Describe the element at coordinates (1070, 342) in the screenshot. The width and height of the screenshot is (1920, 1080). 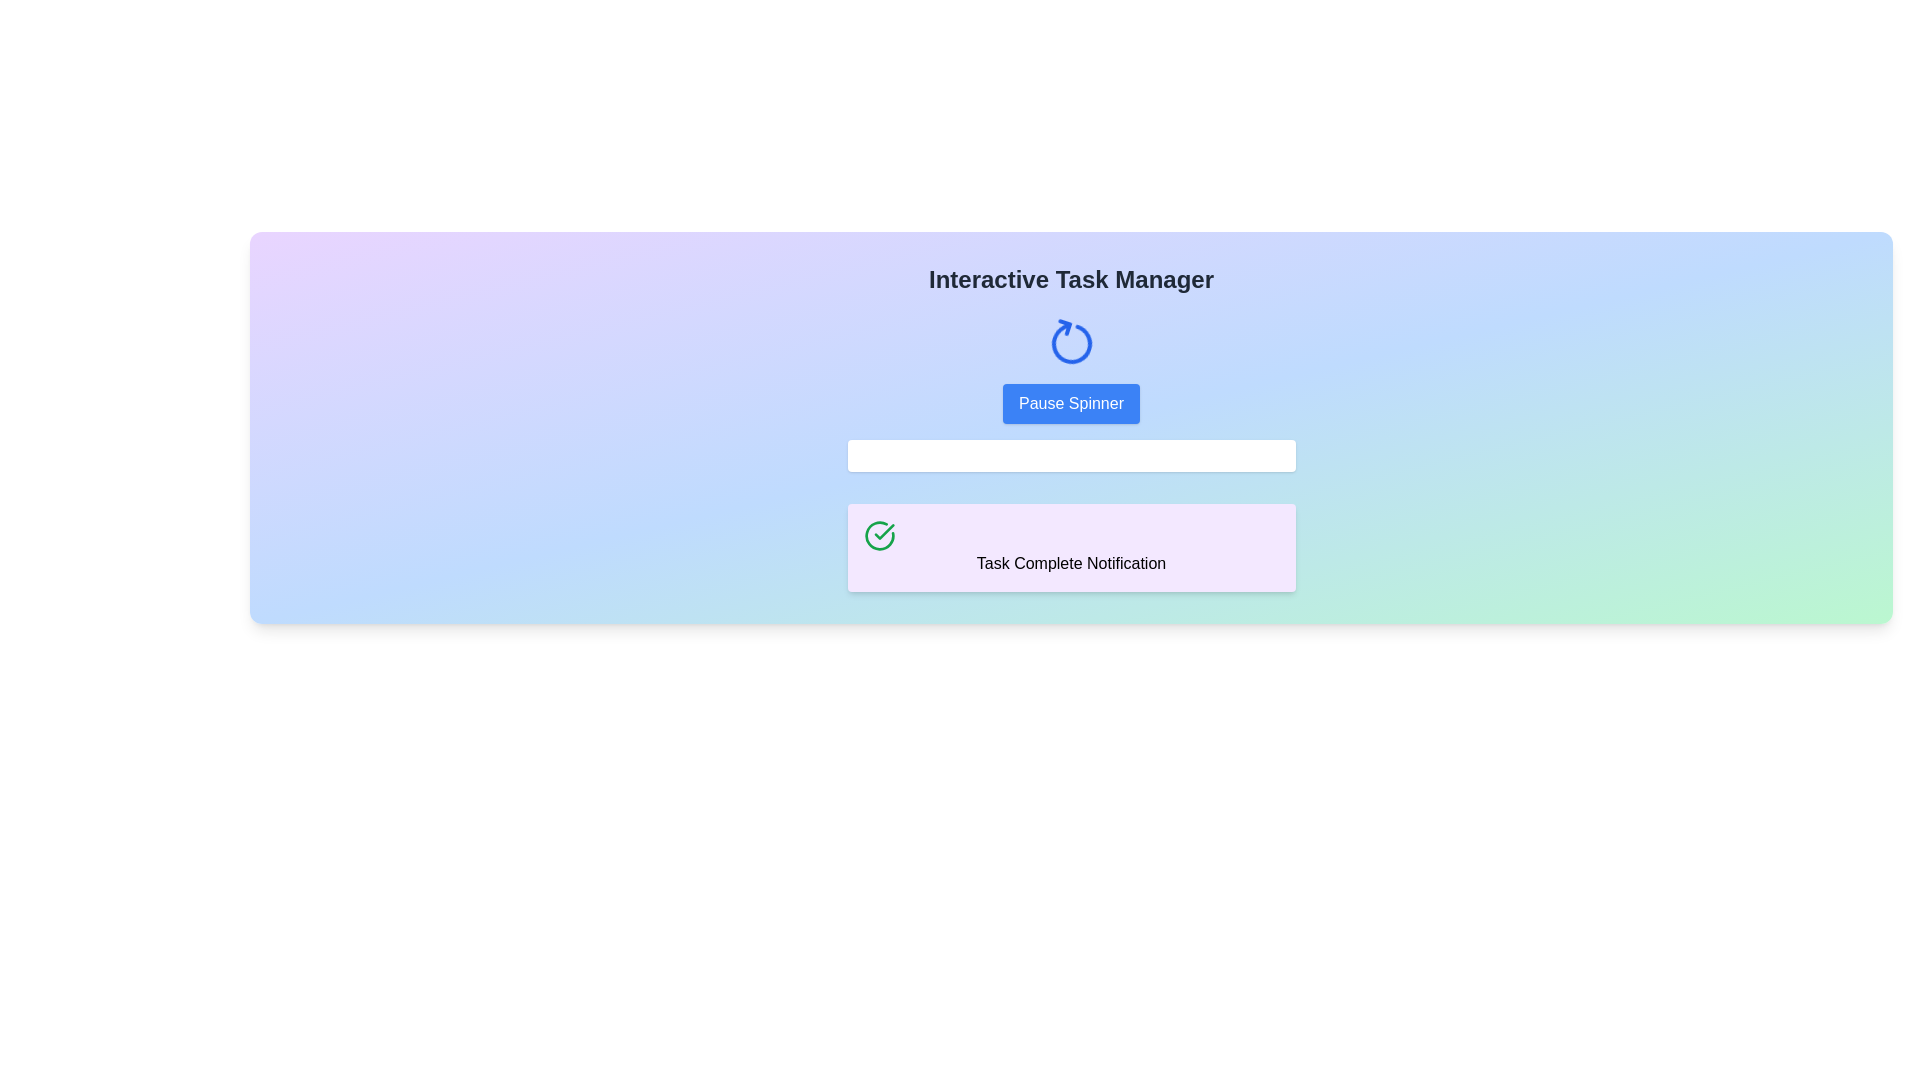
I see `the animated icon that serves as a dynamic visual indicator, located centrally above the 'Pause Spinner' button` at that location.